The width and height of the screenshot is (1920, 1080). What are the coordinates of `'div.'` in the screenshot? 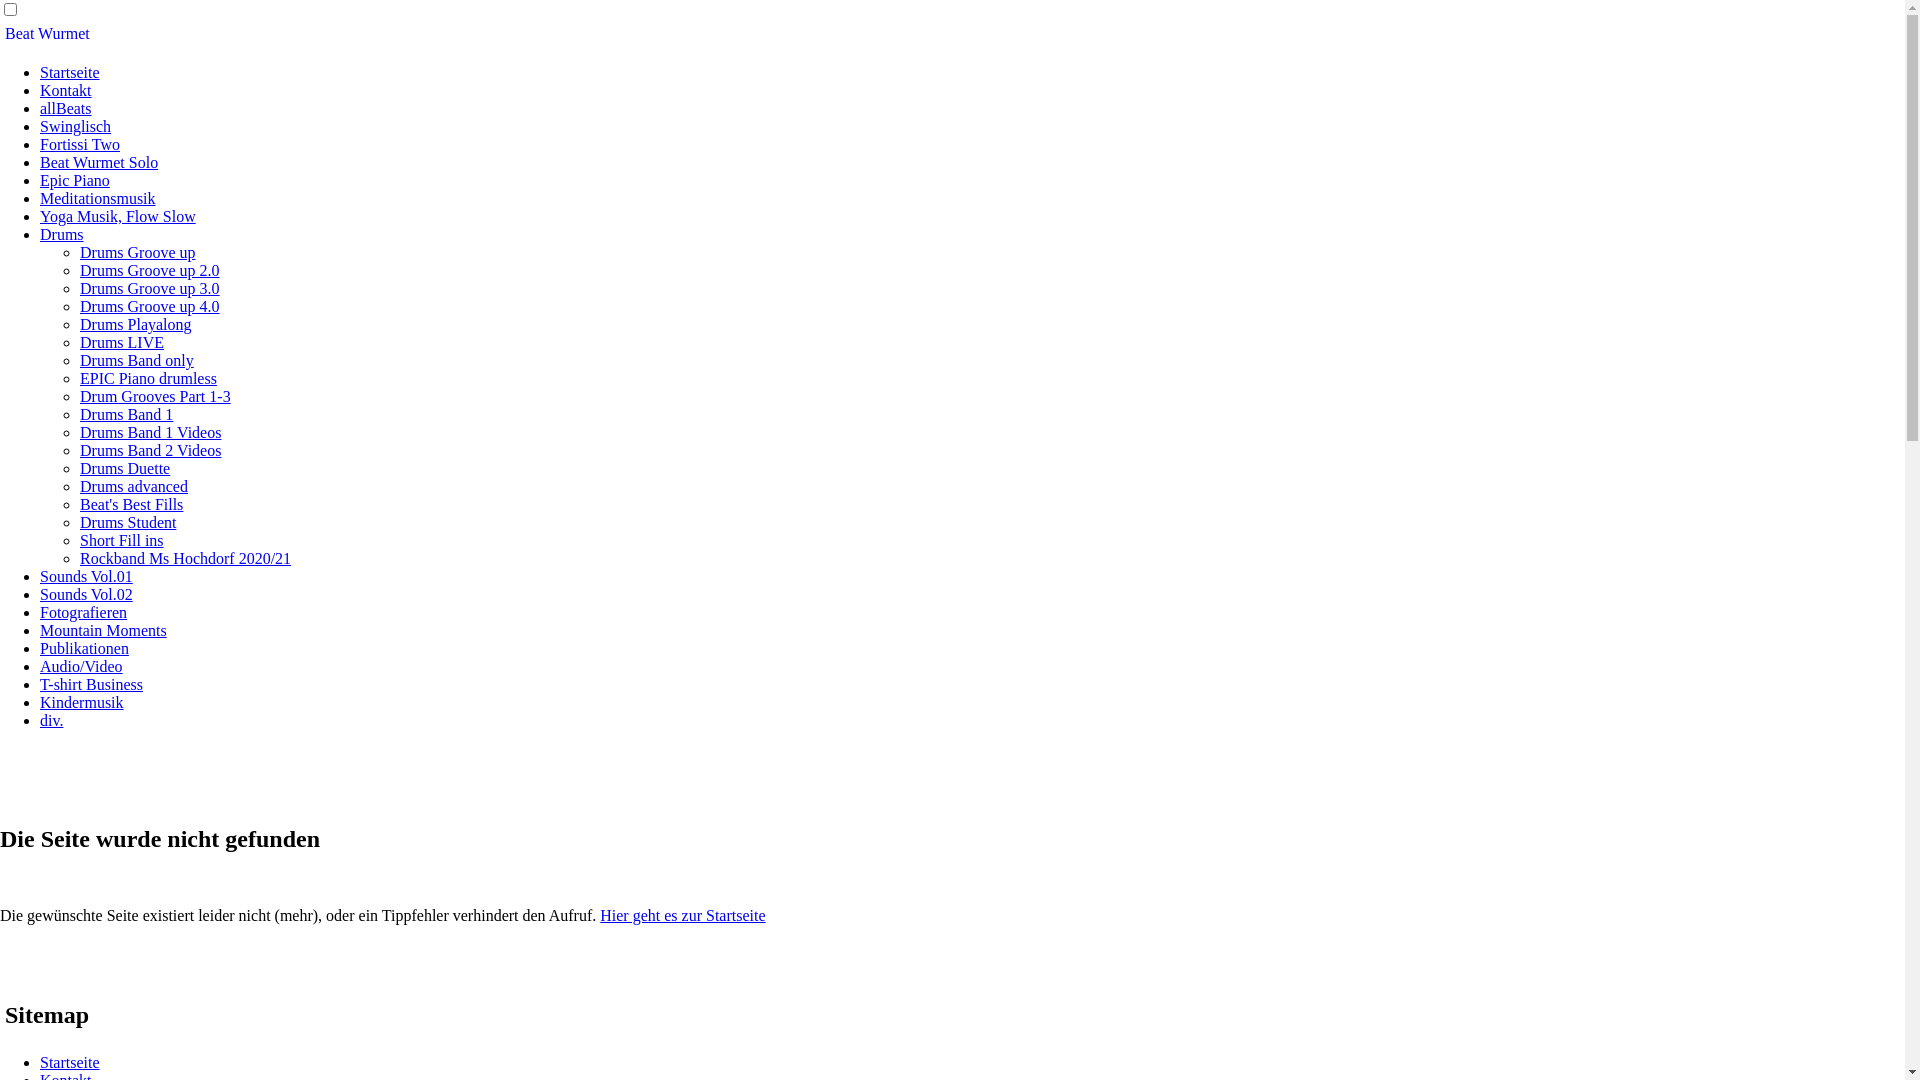 It's located at (51, 720).